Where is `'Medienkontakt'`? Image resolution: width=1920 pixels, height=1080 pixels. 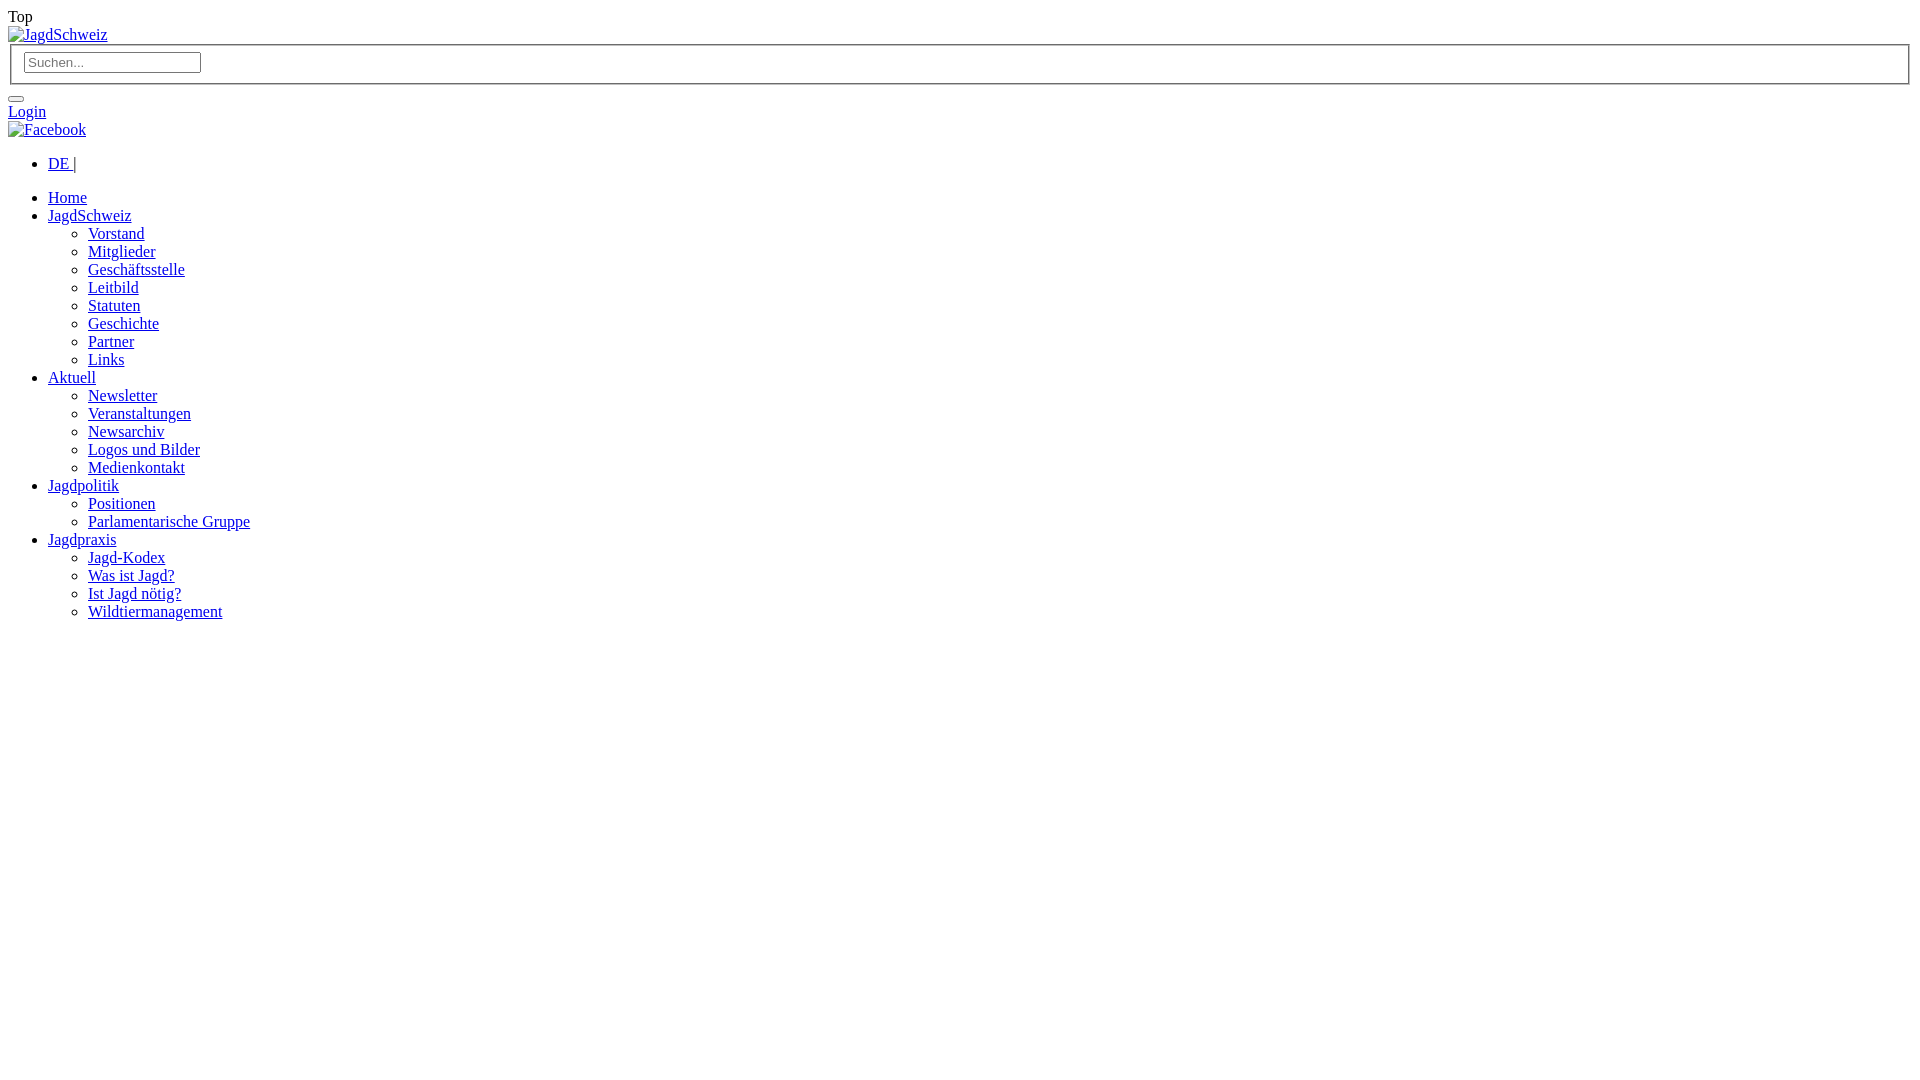 'Medienkontakt' is located at coordinates (135, 467).